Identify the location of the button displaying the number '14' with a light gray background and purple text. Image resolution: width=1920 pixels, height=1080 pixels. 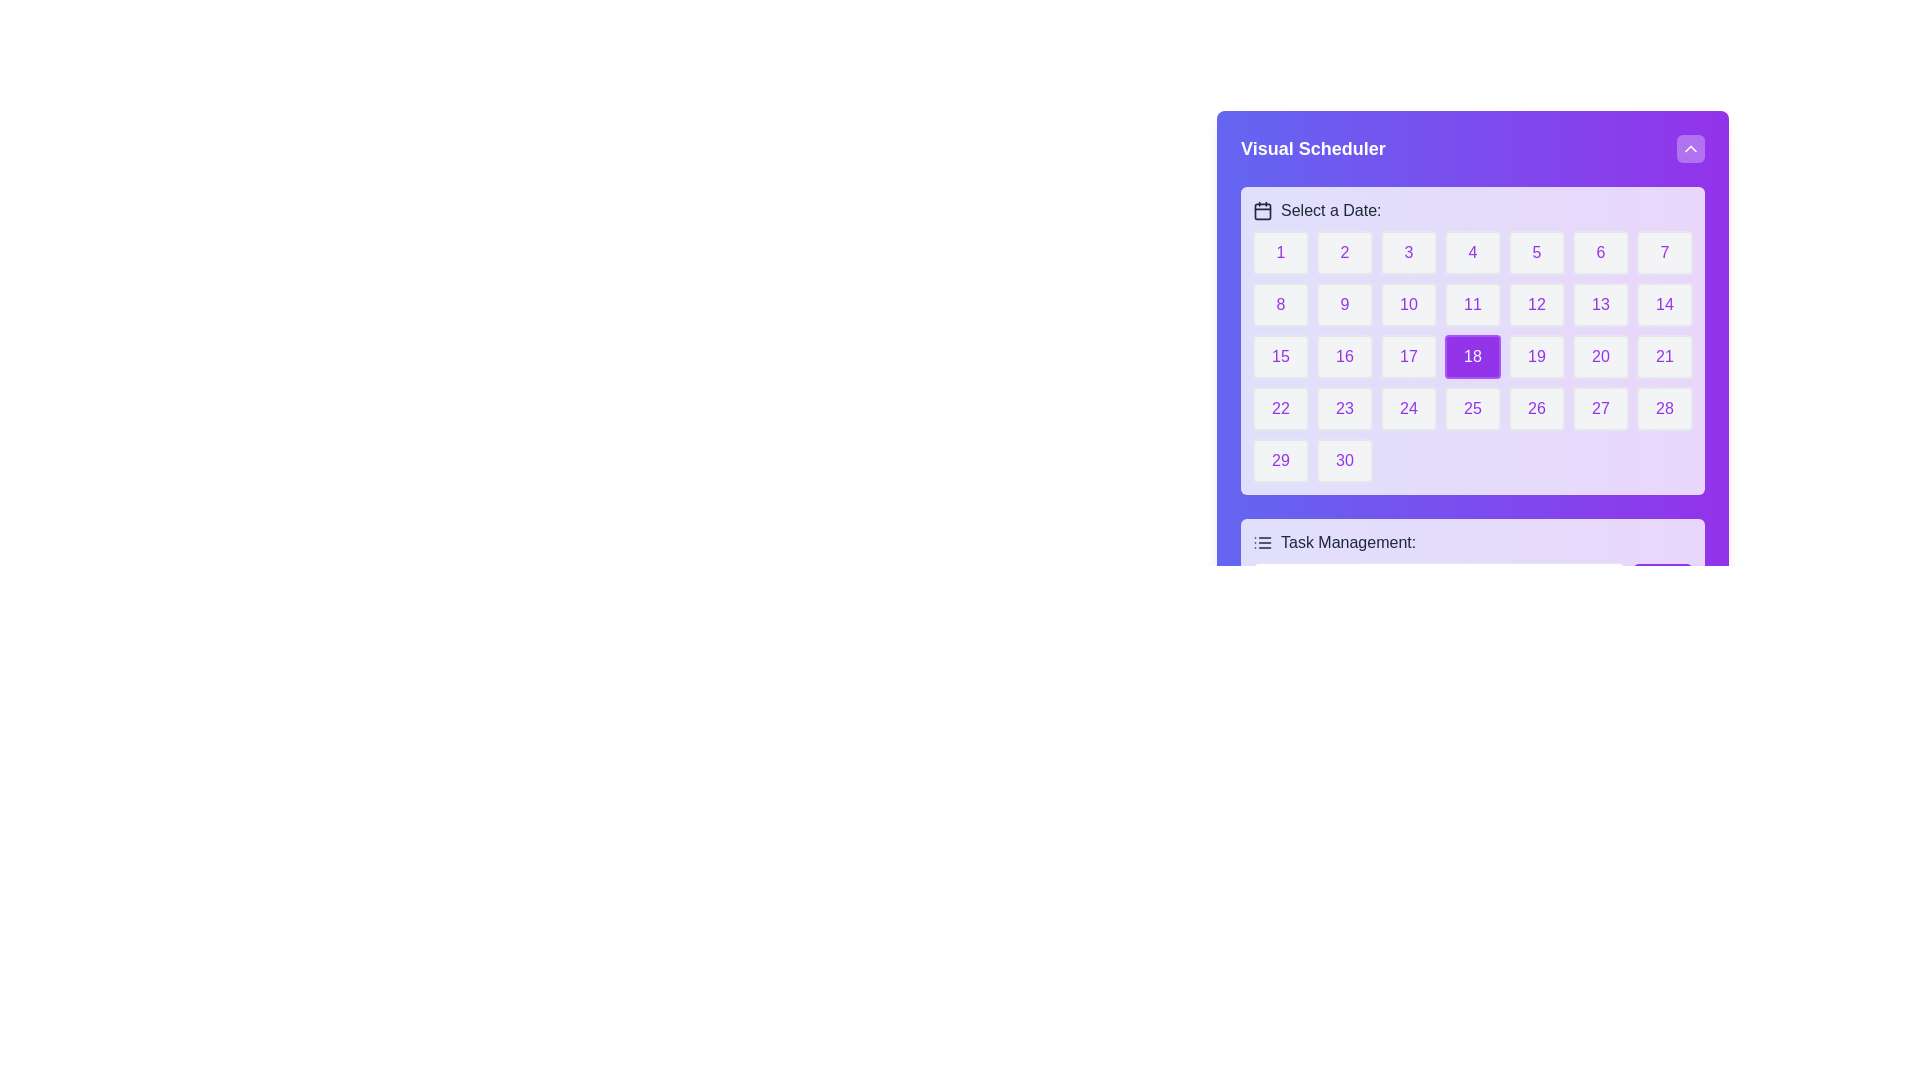
(1665, 304).